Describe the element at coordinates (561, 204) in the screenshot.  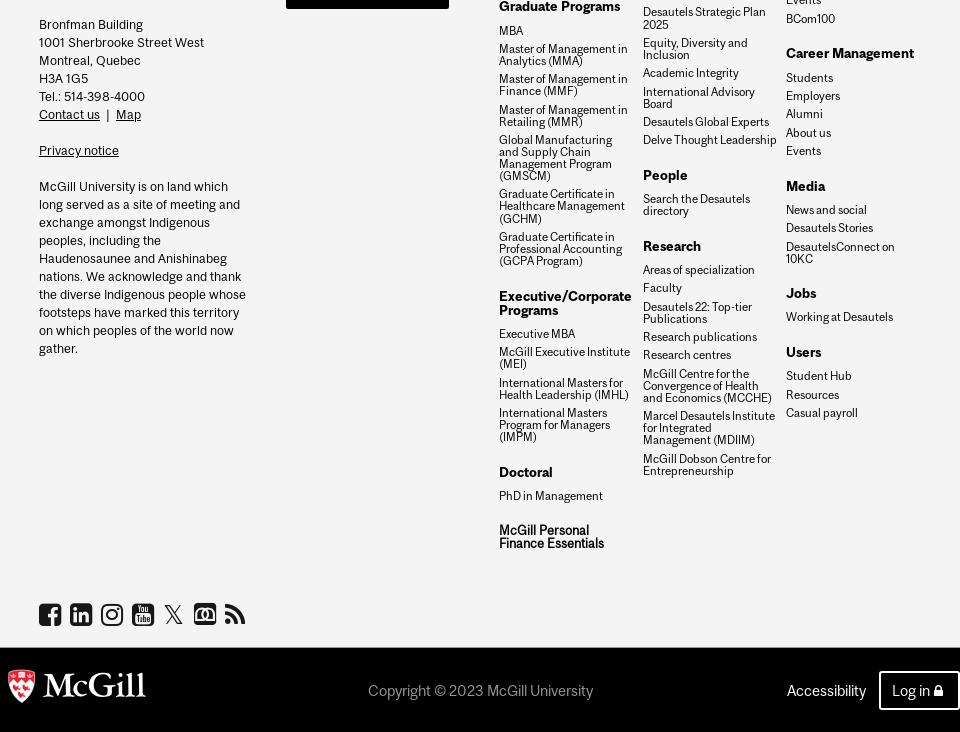
I see `'Graduate Certificate in Healthcare Management (GCHM)'` at that location.